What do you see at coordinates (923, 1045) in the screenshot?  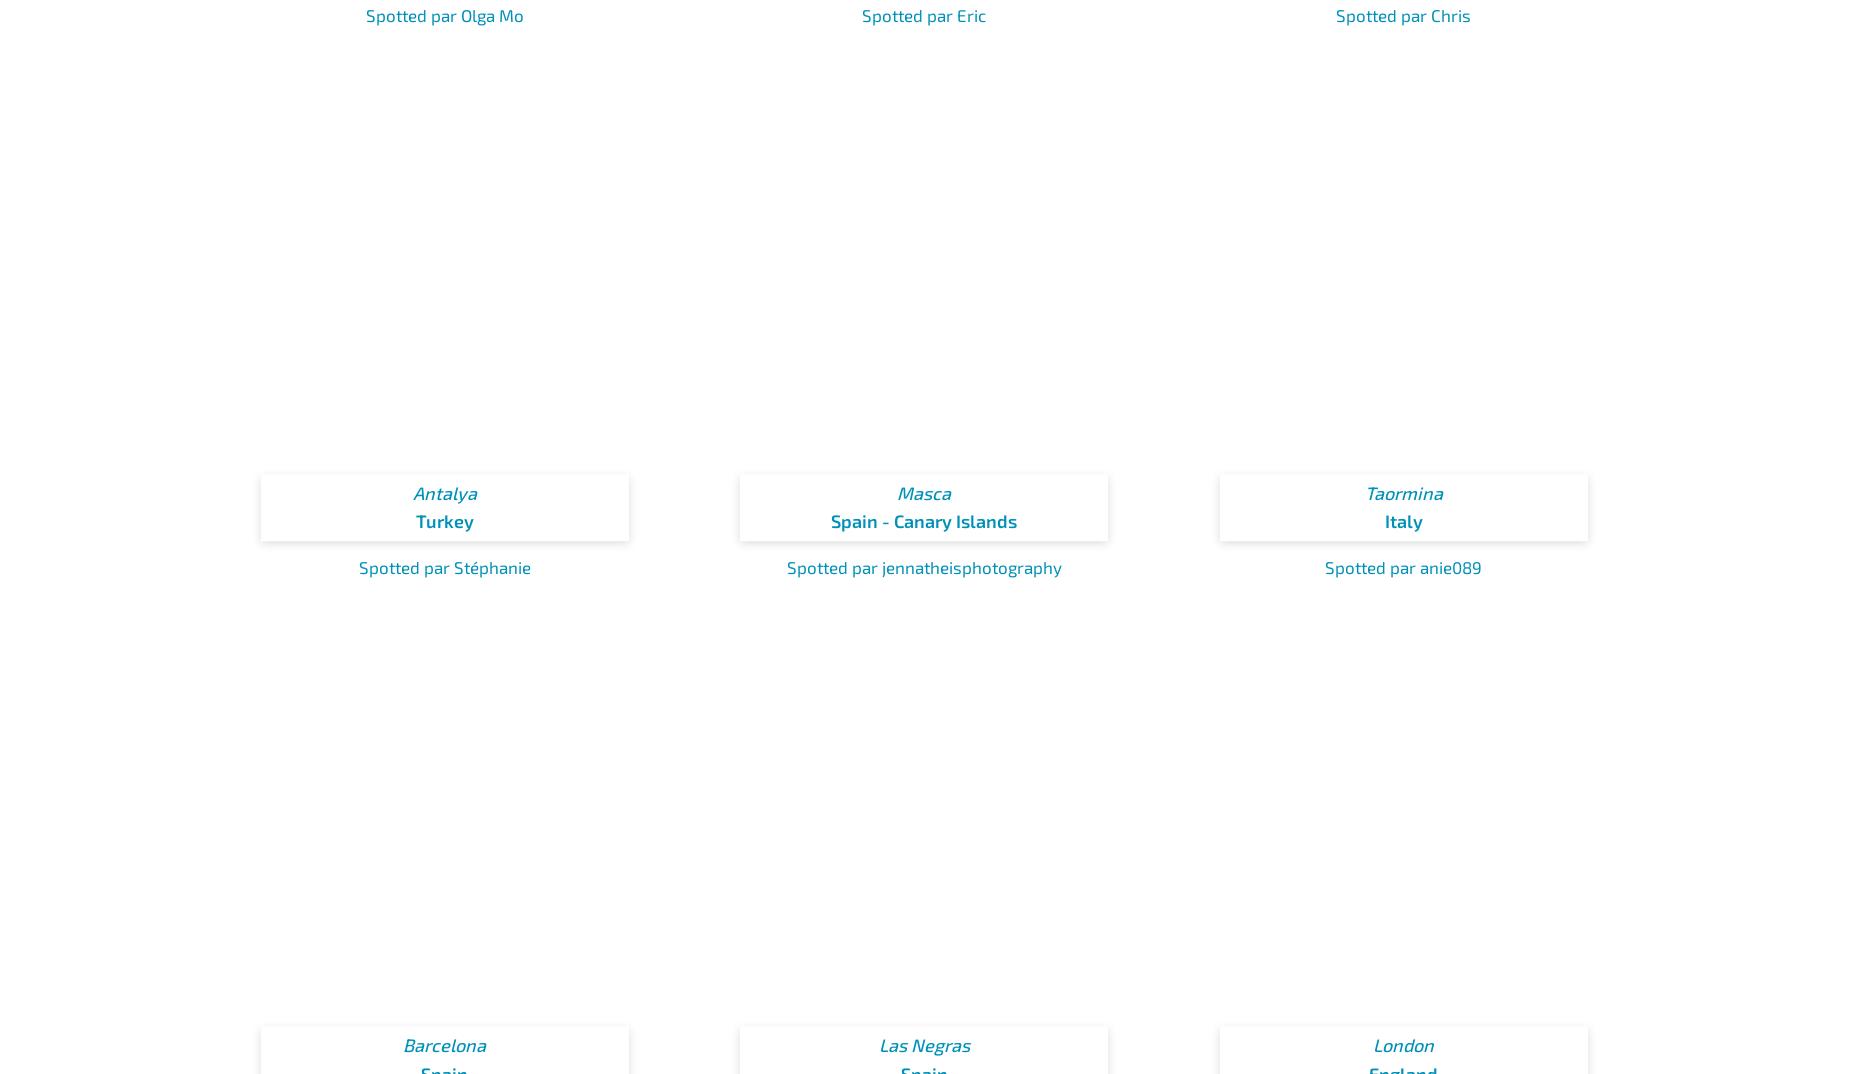 I see `'Las Negras'` at bounding box center [923, 1045].